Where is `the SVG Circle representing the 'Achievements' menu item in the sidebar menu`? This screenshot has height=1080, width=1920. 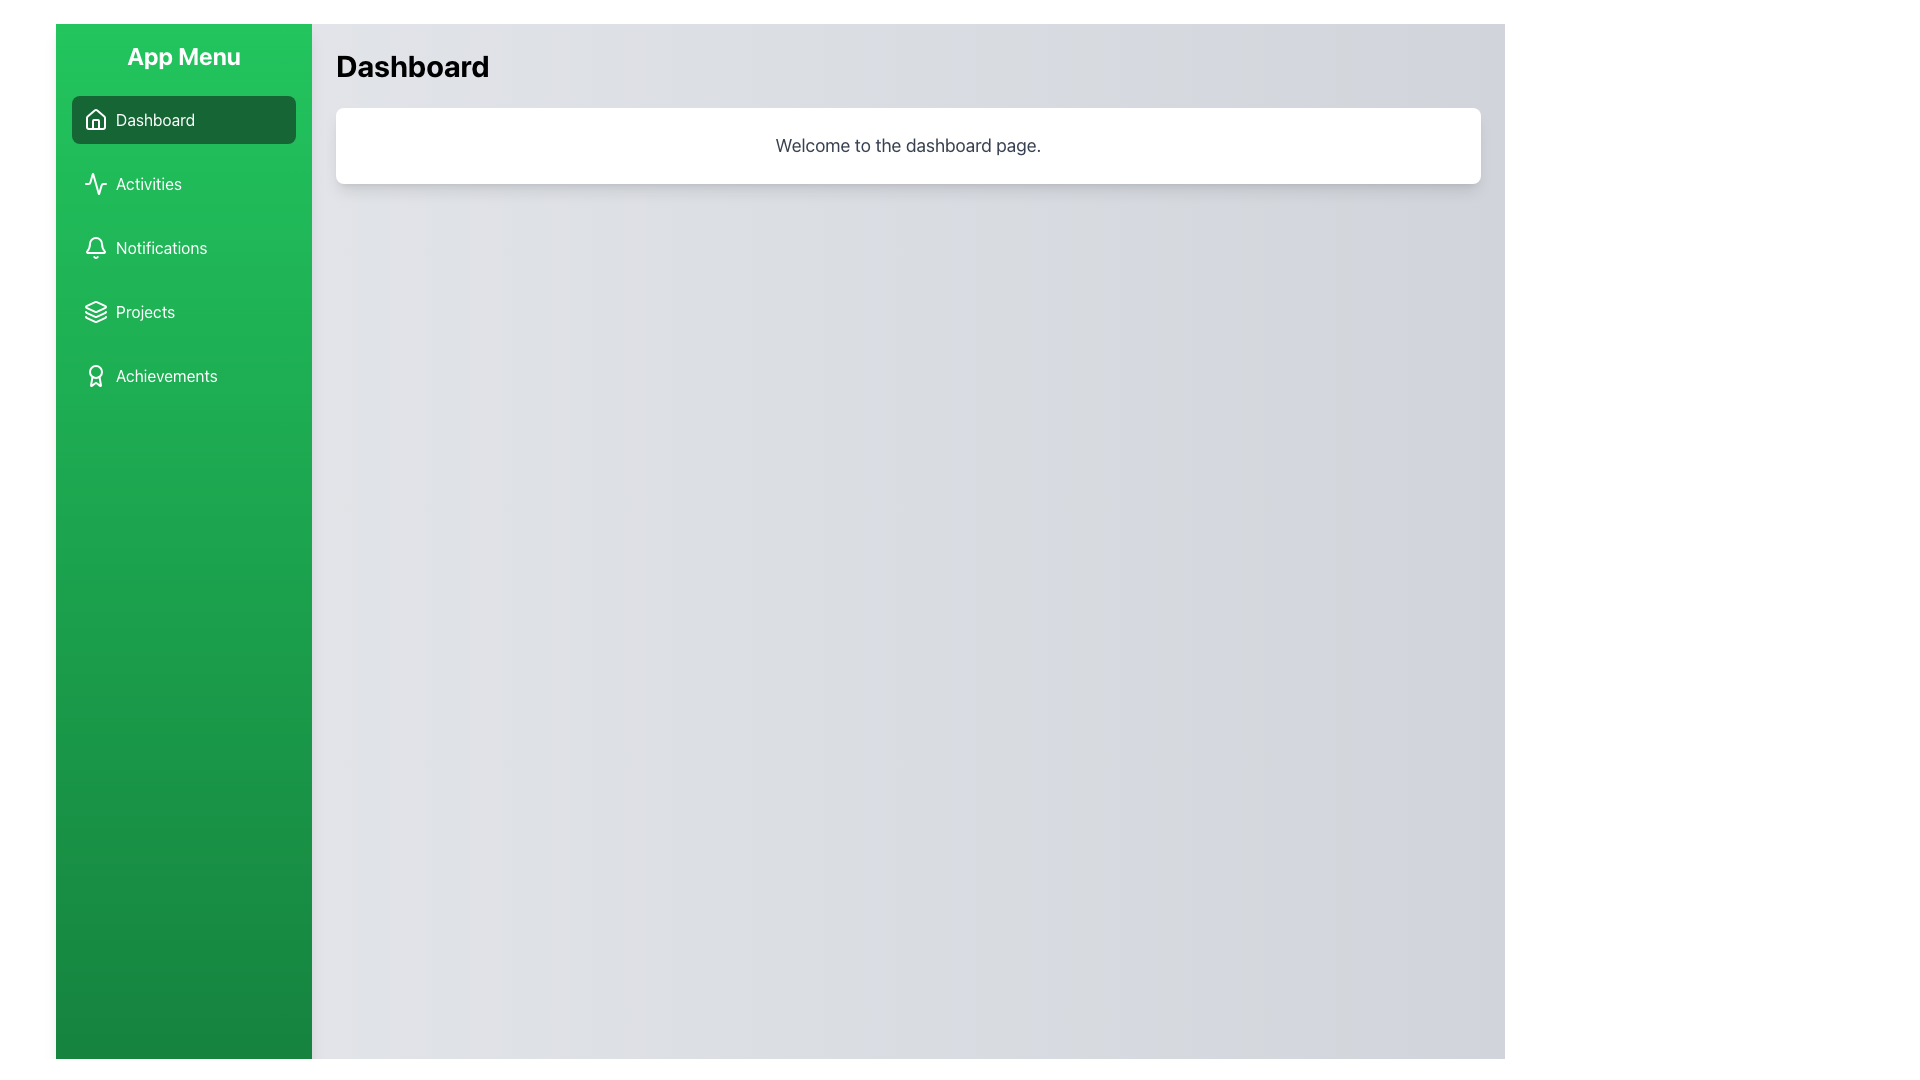 the SVG Circle representing the 'Achievements' menu item in the sidebar menu is located at coordinates (95, 371).